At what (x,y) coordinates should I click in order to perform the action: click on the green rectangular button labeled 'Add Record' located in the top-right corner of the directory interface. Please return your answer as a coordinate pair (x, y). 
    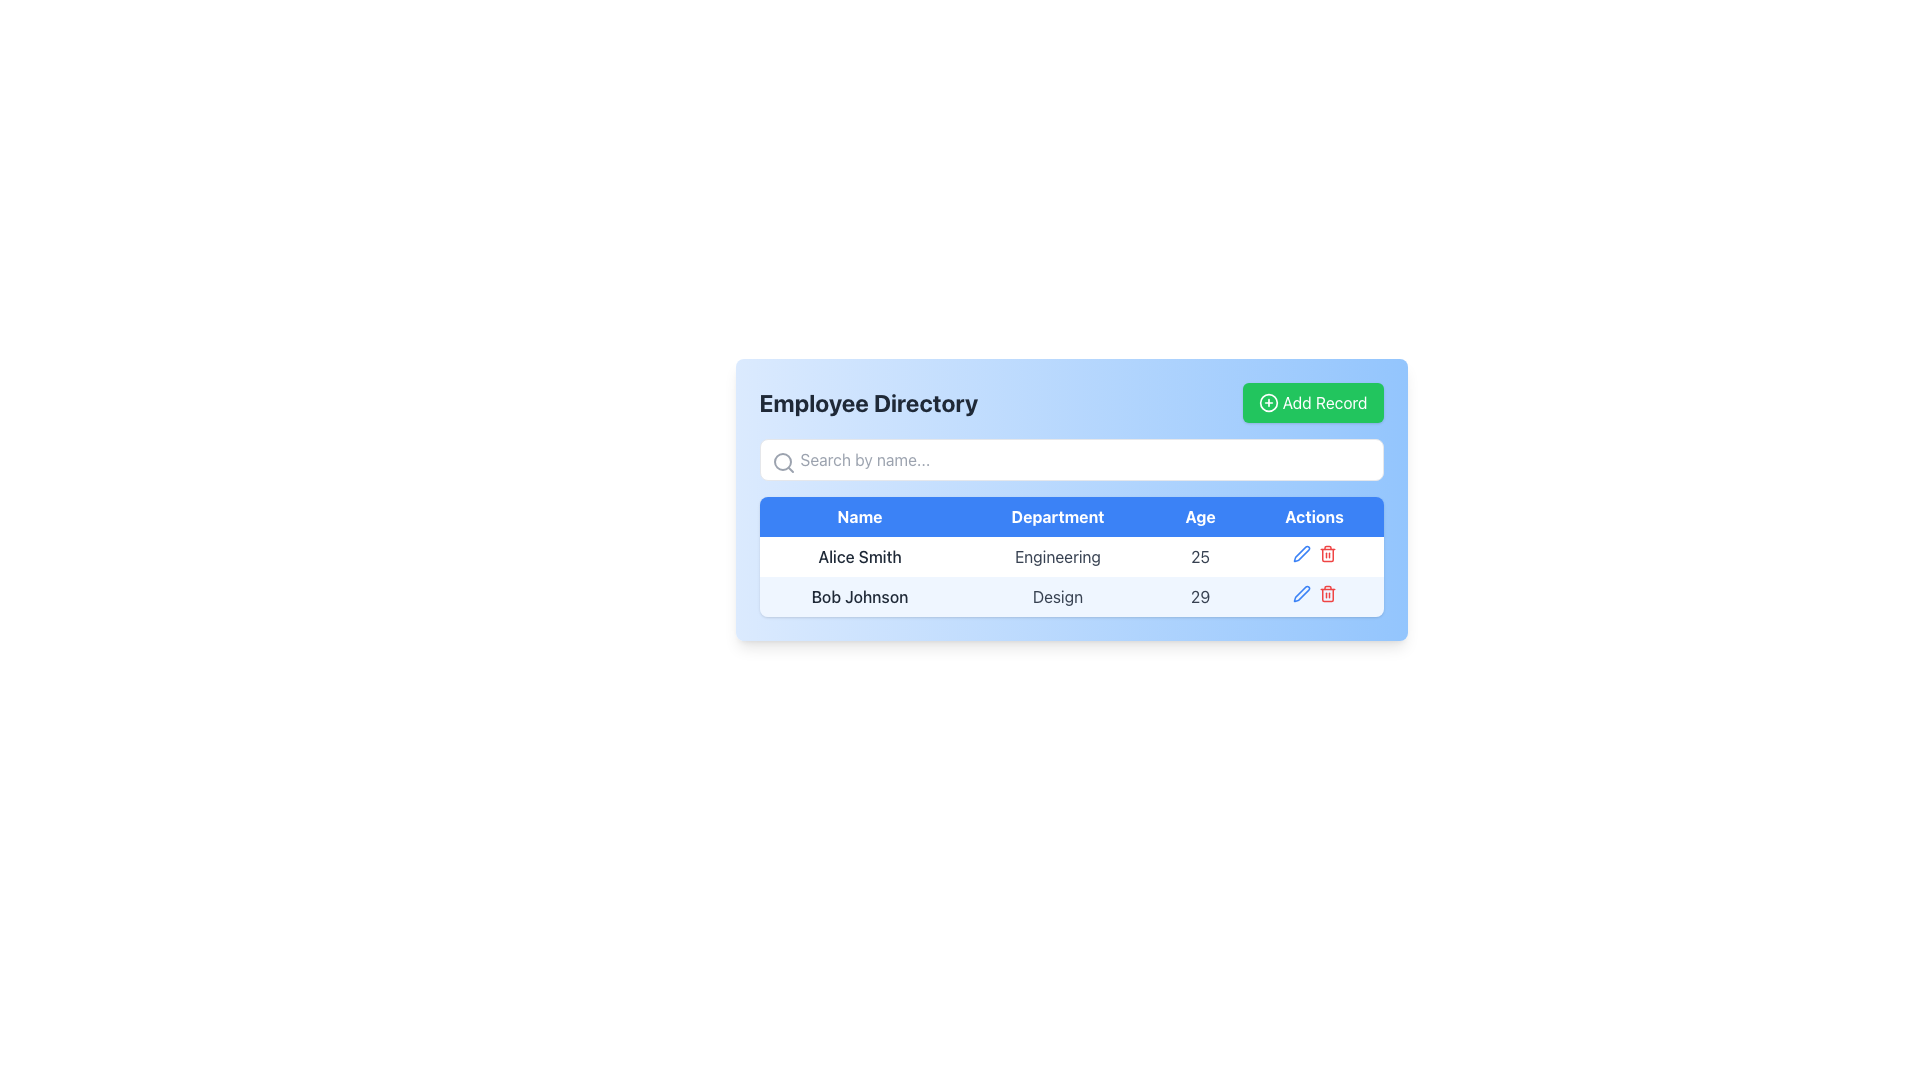
    Looking at the image, I should click on (1267, 402).